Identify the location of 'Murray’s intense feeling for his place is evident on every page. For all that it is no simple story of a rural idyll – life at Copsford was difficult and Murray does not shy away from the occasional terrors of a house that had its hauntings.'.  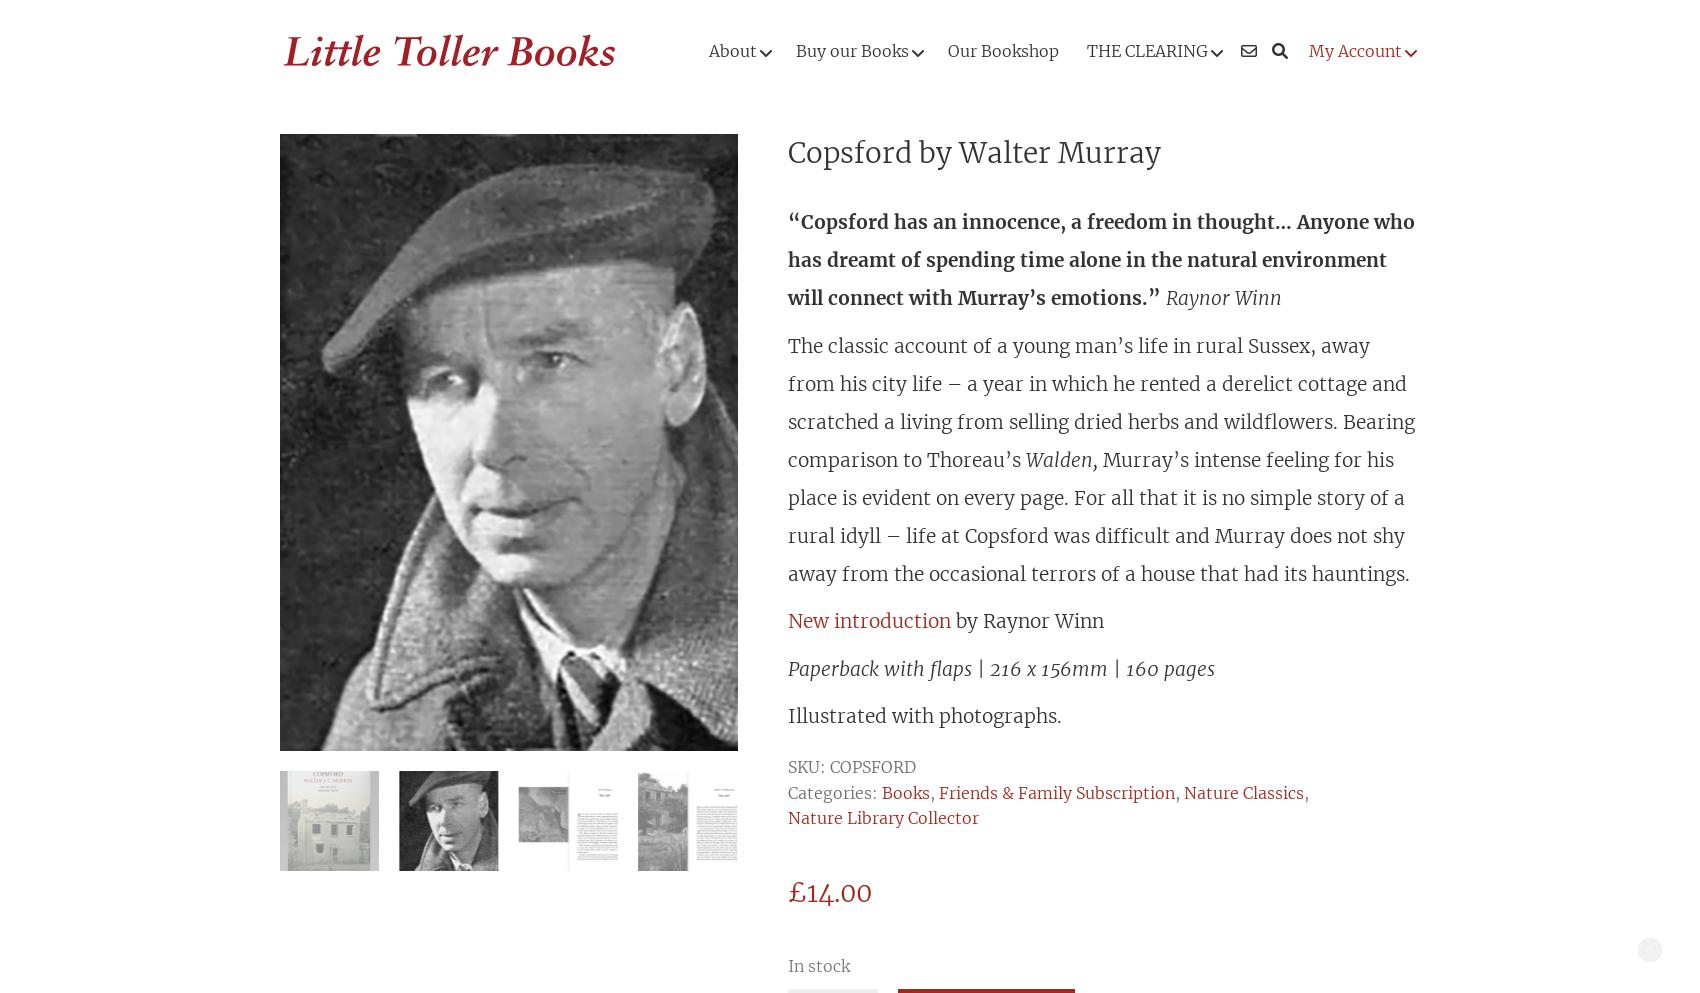
(1098, 515).